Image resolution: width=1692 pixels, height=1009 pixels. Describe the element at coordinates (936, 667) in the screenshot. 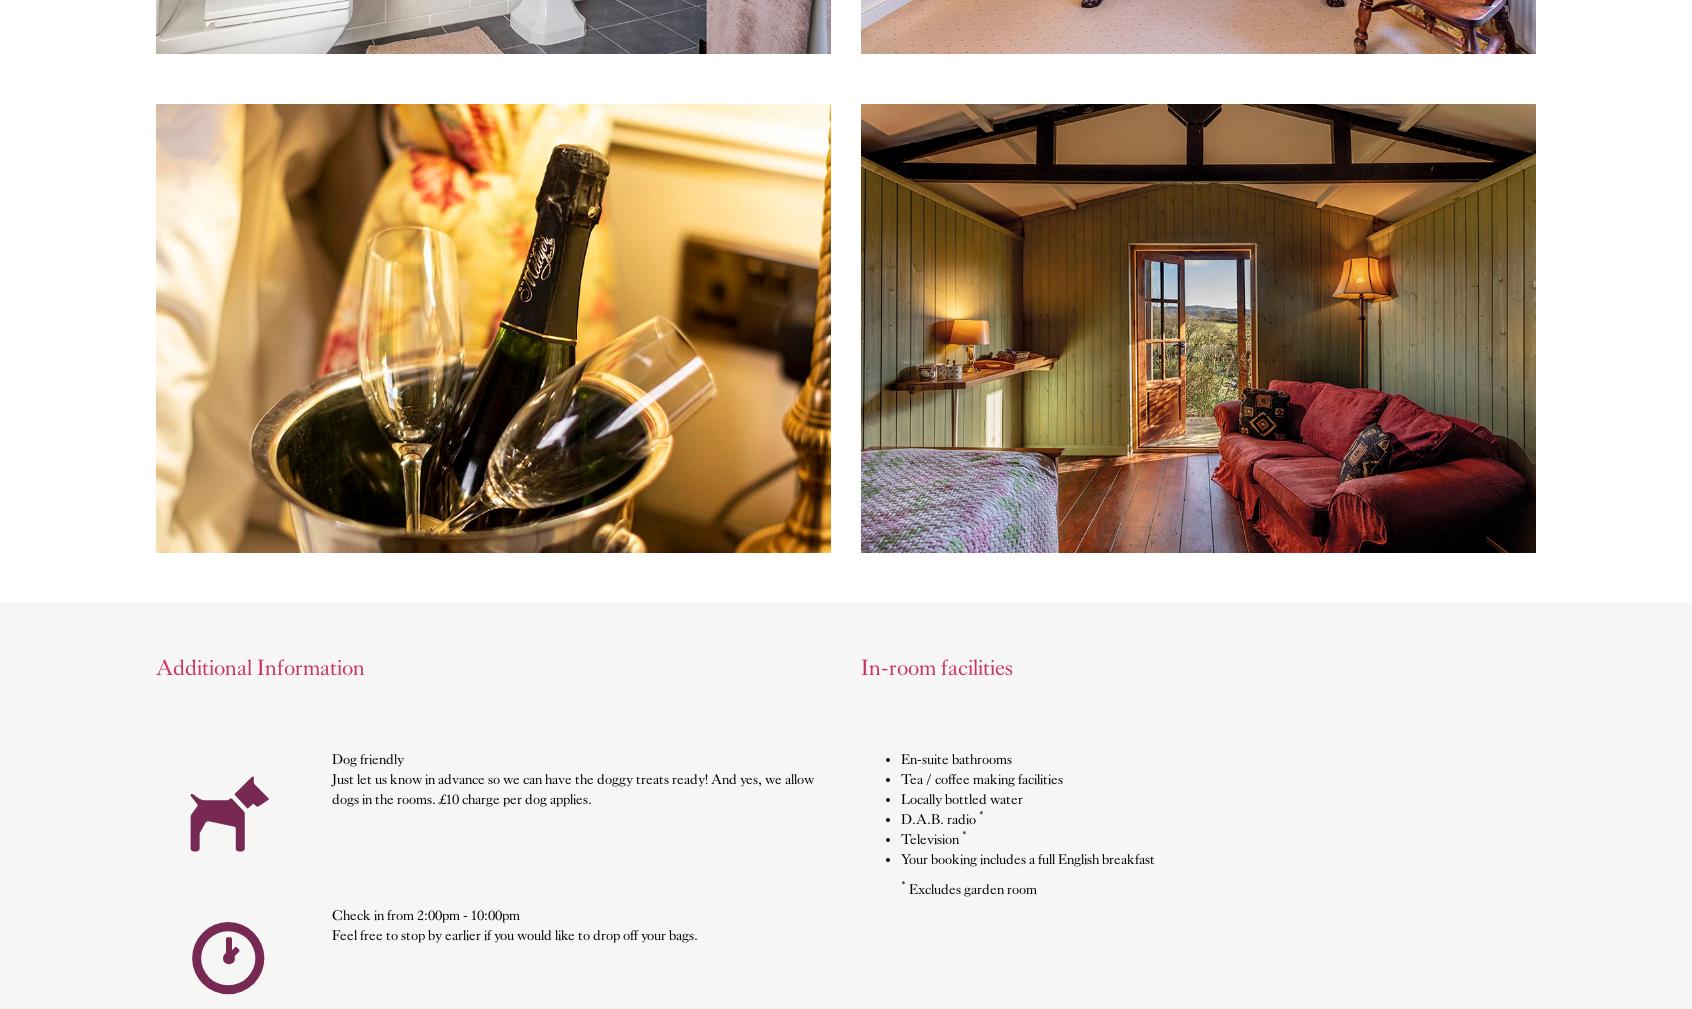

I see `'In-room facilities'` at that location.